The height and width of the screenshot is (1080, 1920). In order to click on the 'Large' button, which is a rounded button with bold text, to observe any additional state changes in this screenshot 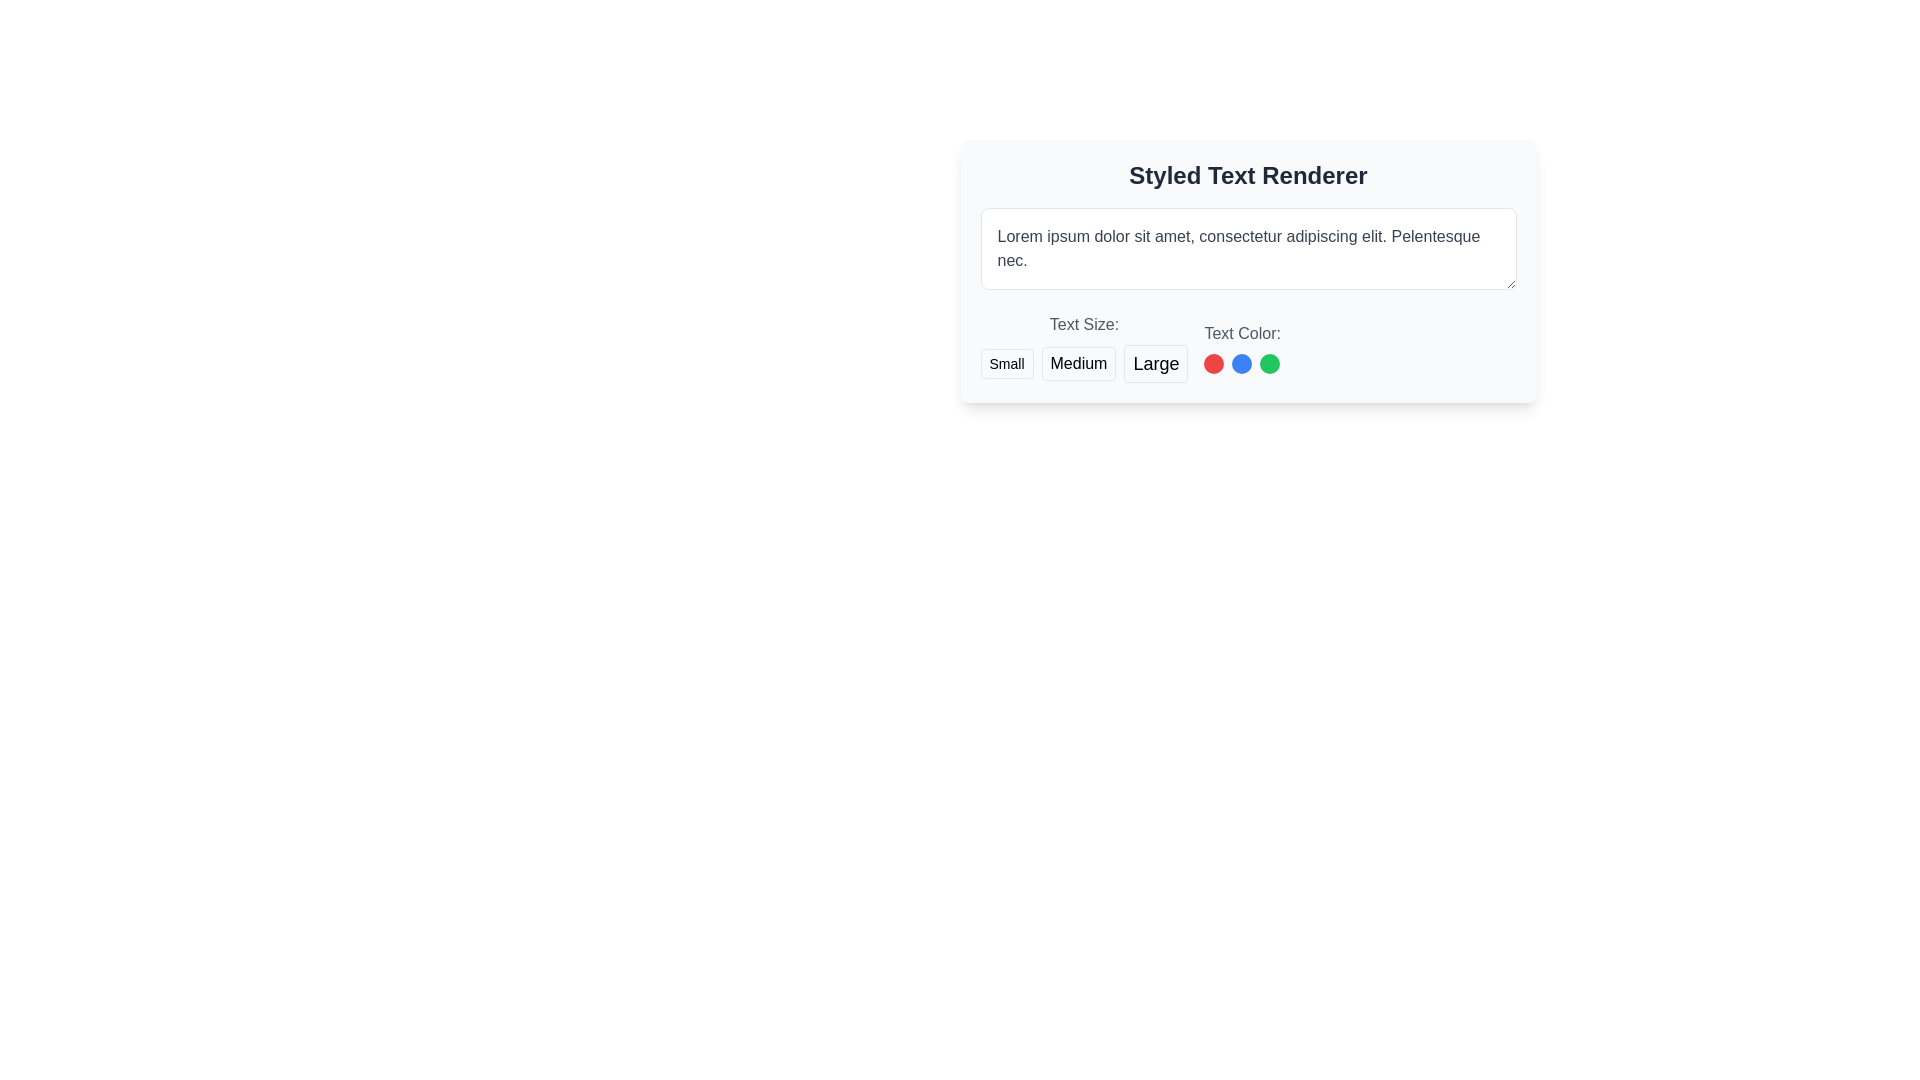, I will do `click(1156, 363)`.